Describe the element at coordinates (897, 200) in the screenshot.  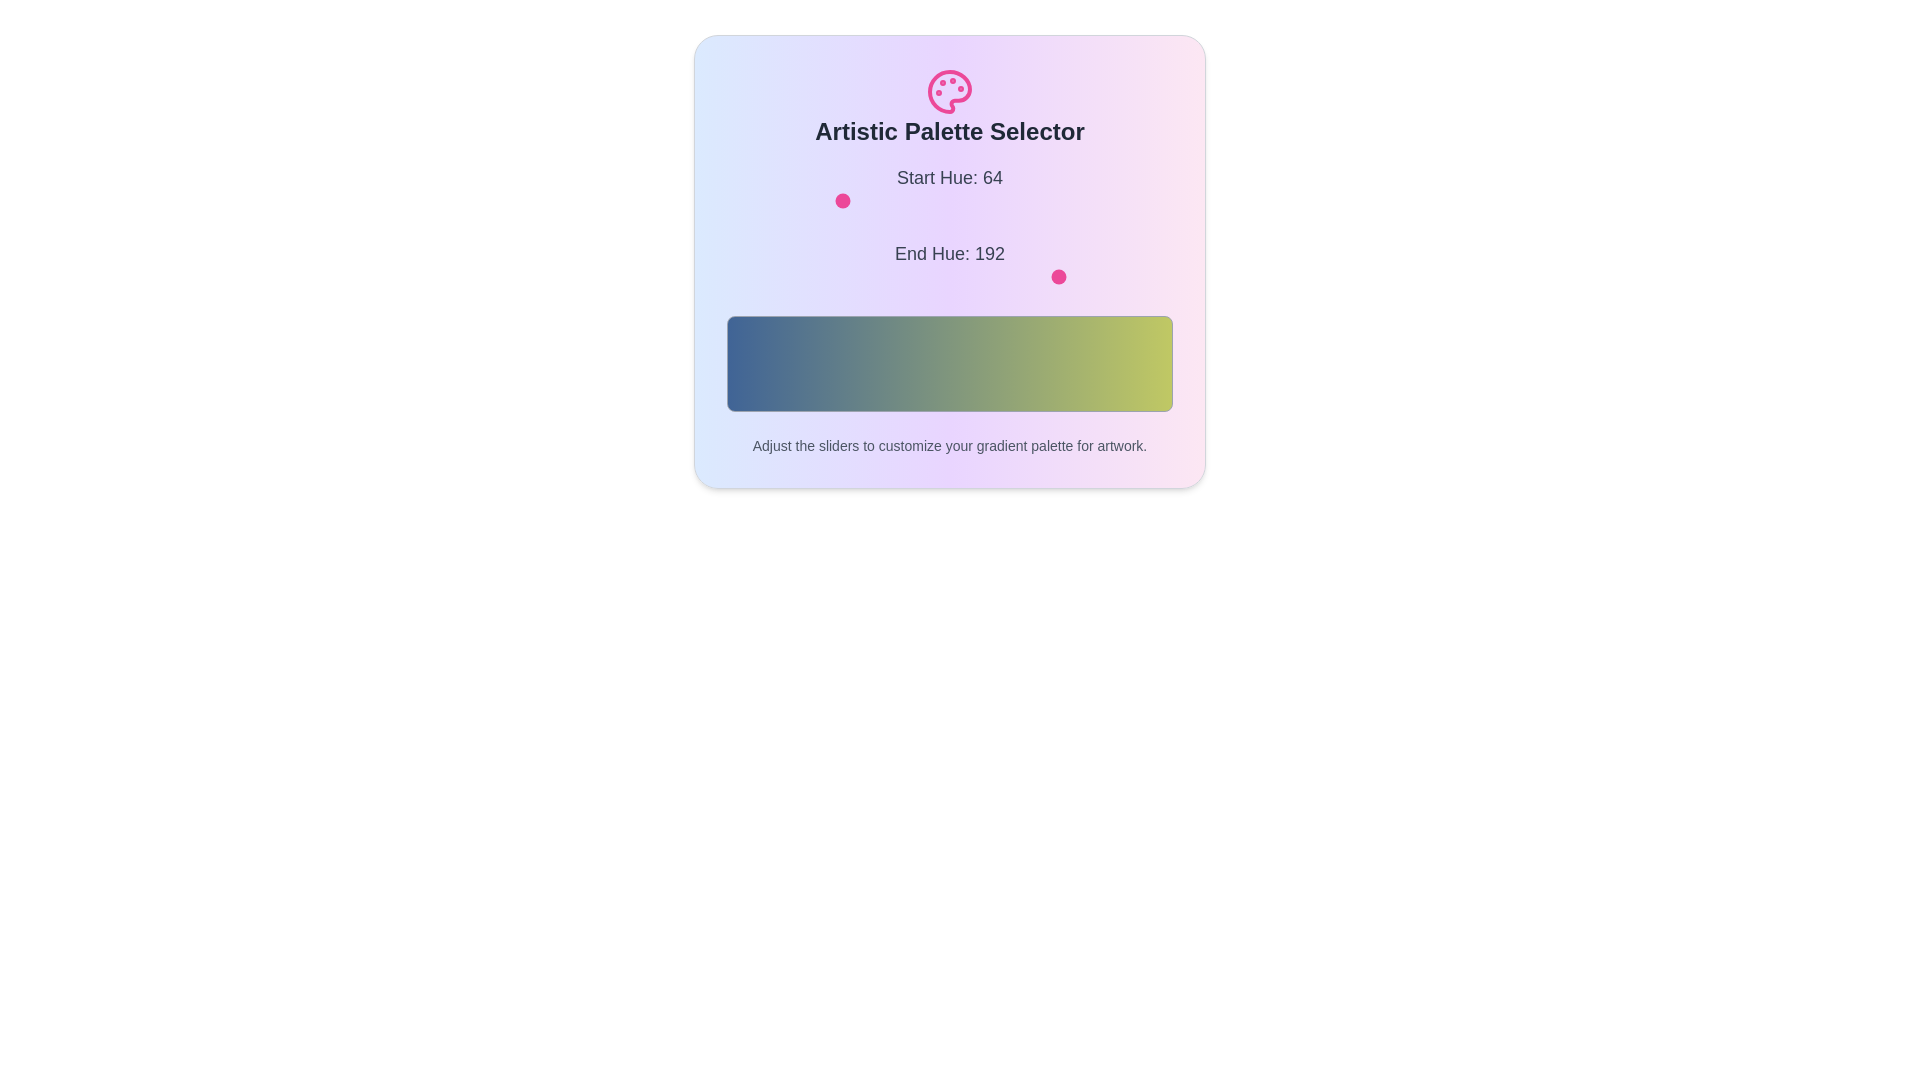
I see `the hue slider to set the hue value to 98` at that location.